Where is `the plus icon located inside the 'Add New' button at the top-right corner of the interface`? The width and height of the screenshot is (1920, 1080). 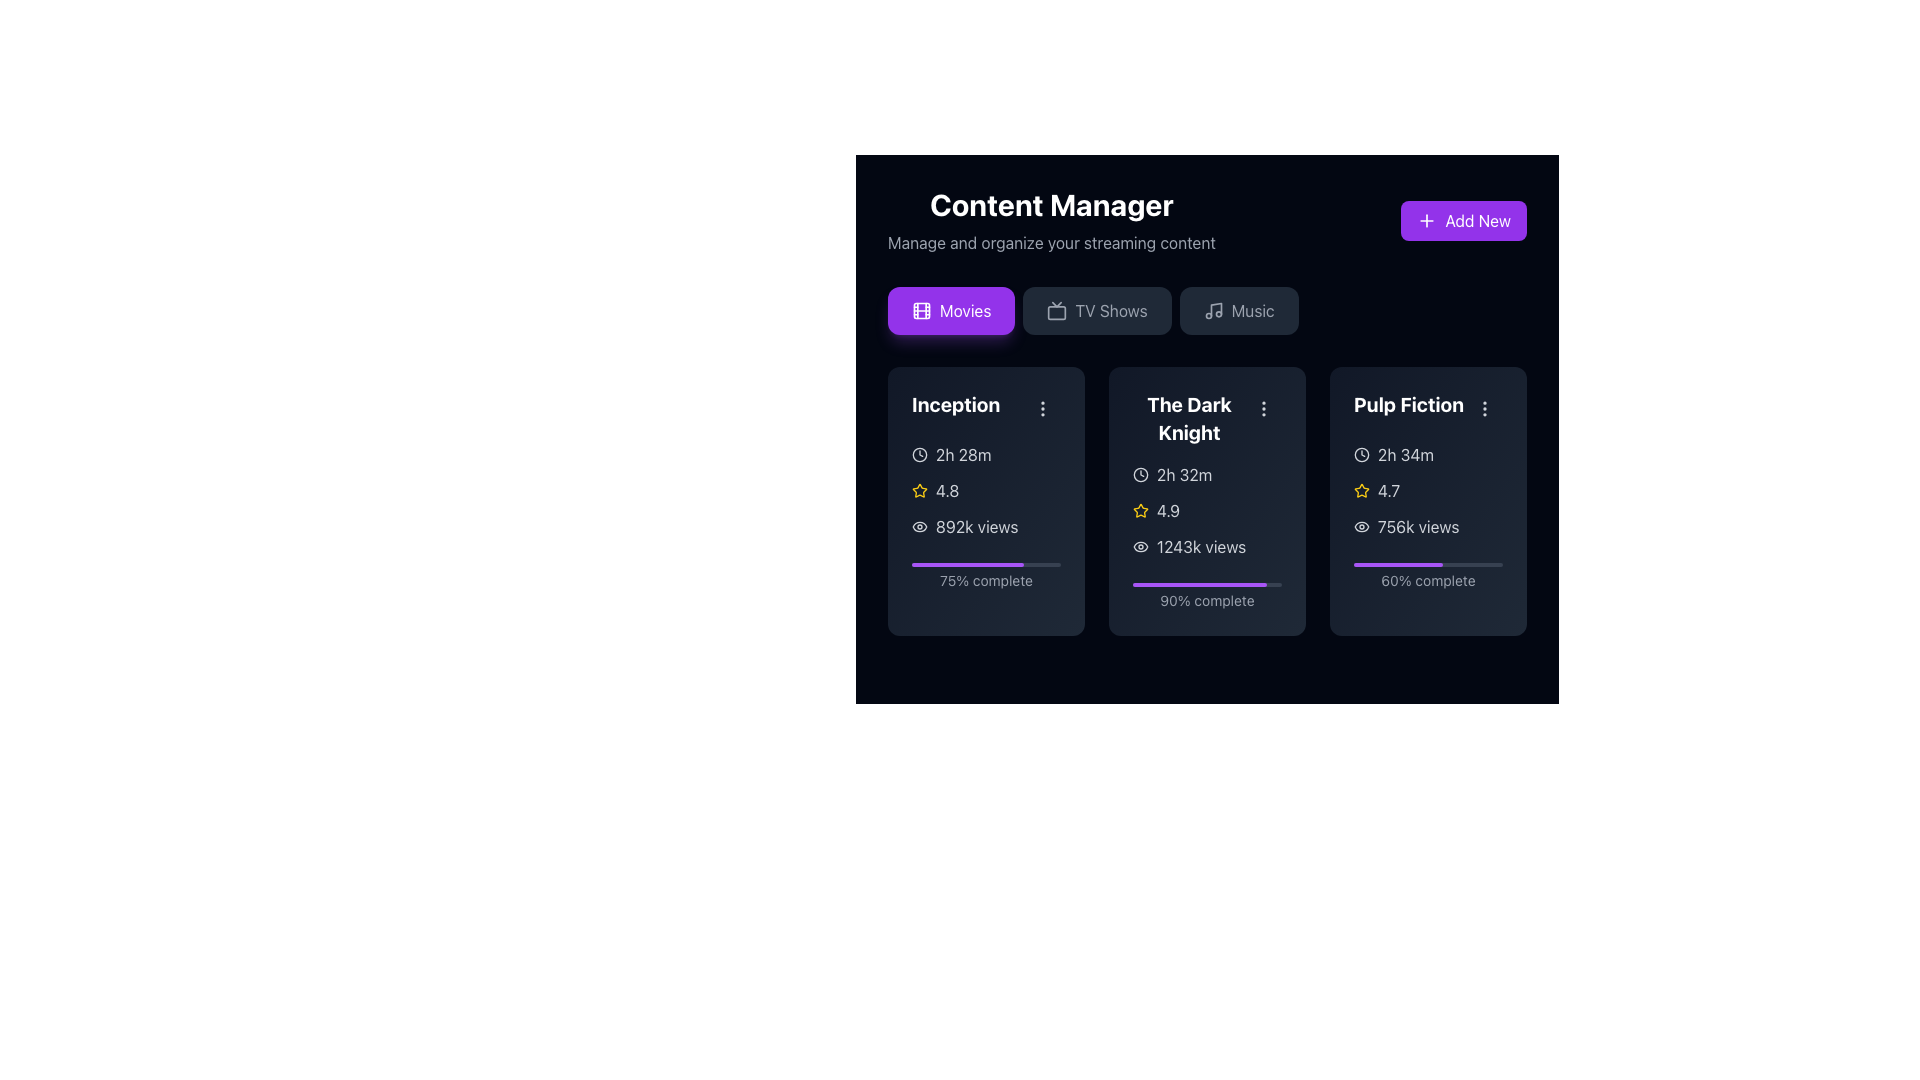
the plus icon located inside the 'Add New' button at the top-right corner of the interface is located at coordinates (1426, 220).